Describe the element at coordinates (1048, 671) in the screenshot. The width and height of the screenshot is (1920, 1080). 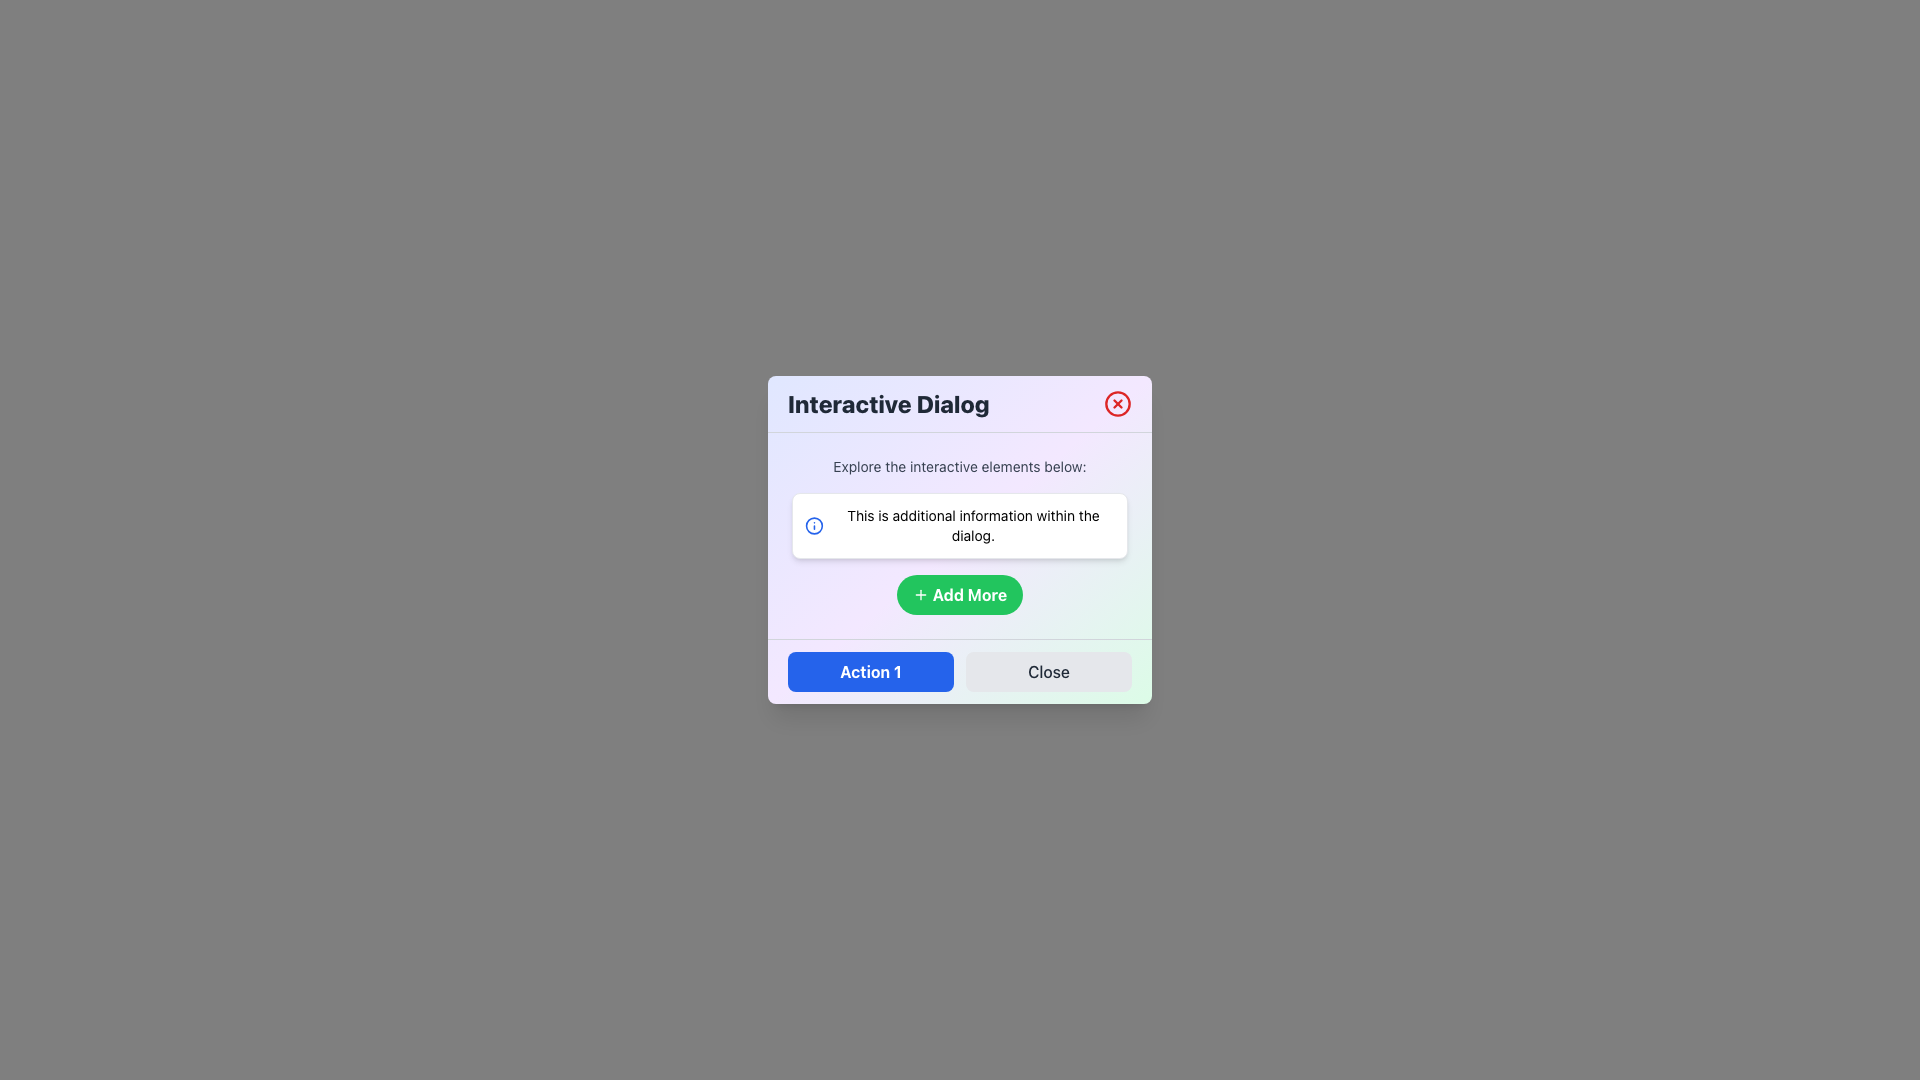
I see `the button located at the bottom-right of the dialog box, immediately to the right of the 'Action 1' button` at that location.